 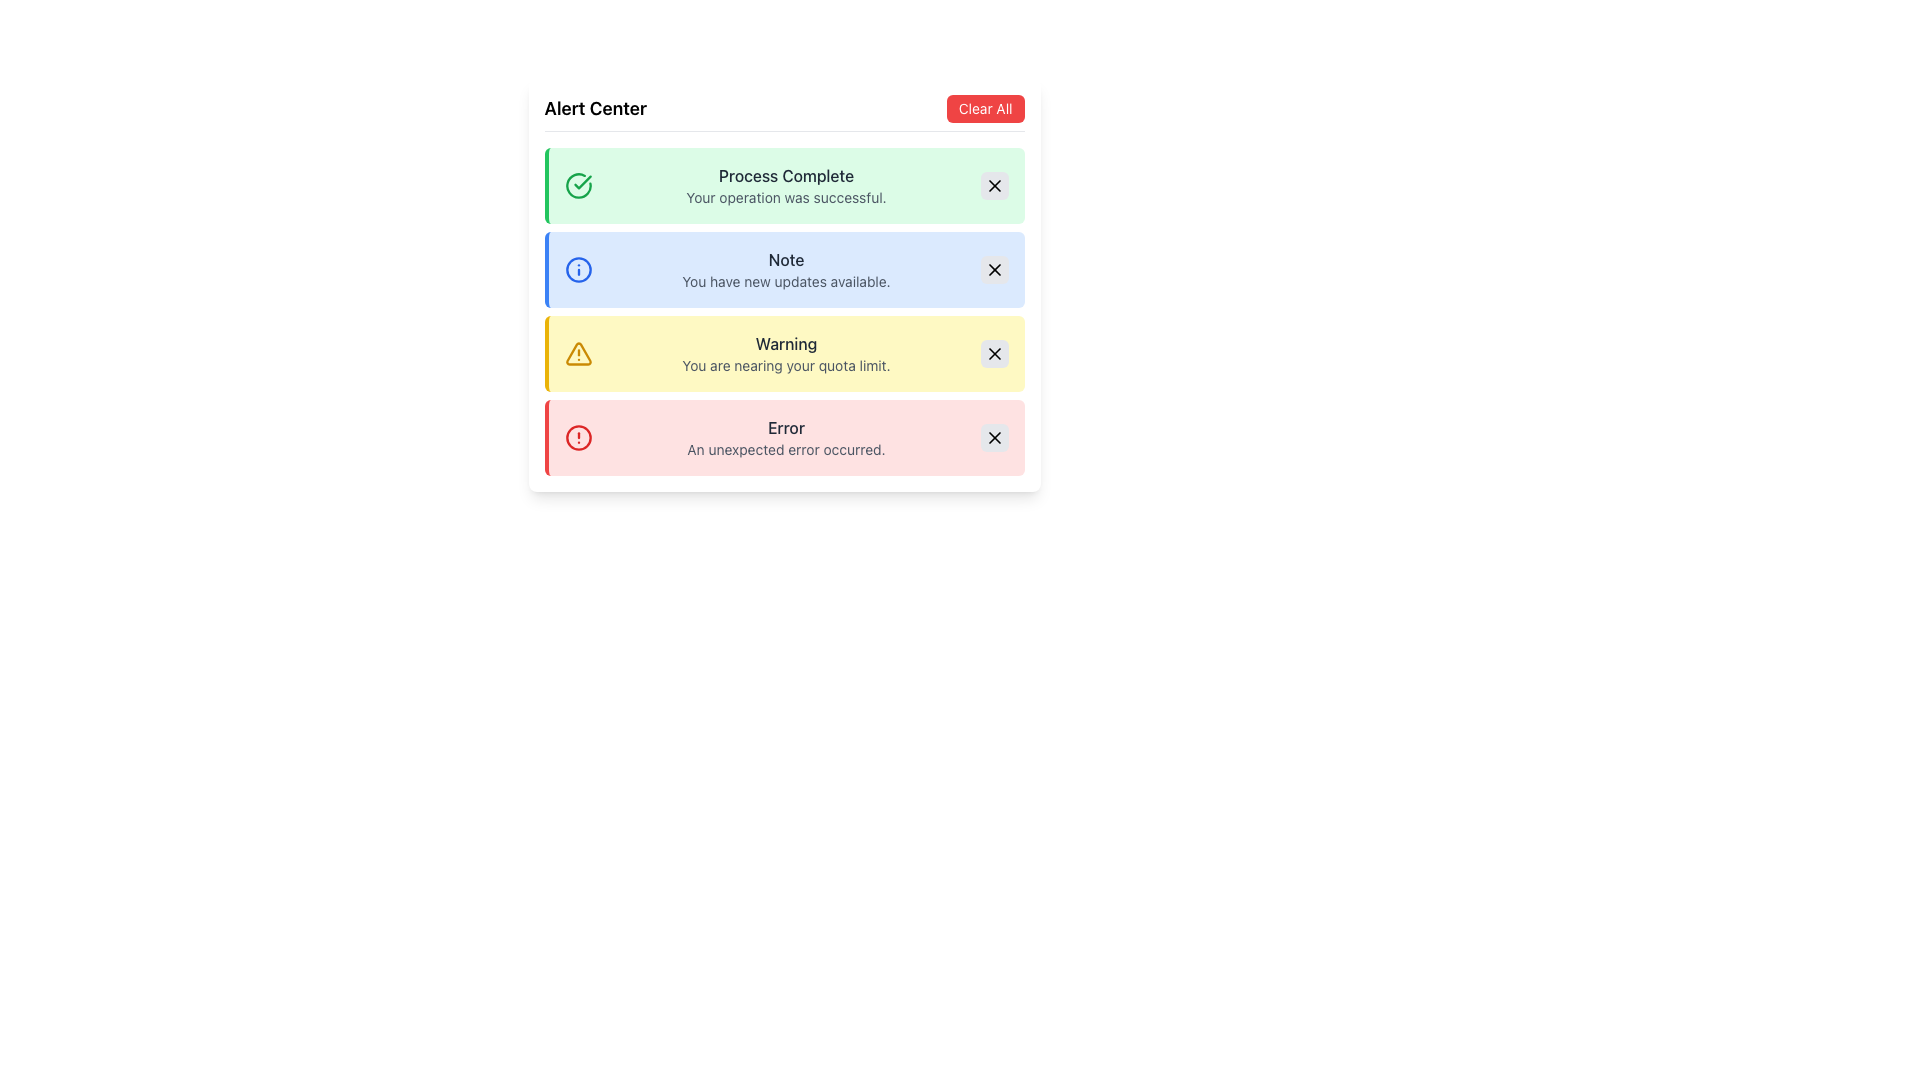 What do you see at coordinates (785, 437) in the screenshot?
I see `the error notification element displaying the title 'Error' and the message 'An unexpected error occurred.' in the Alert Center section` at bounding box center [785, 437].